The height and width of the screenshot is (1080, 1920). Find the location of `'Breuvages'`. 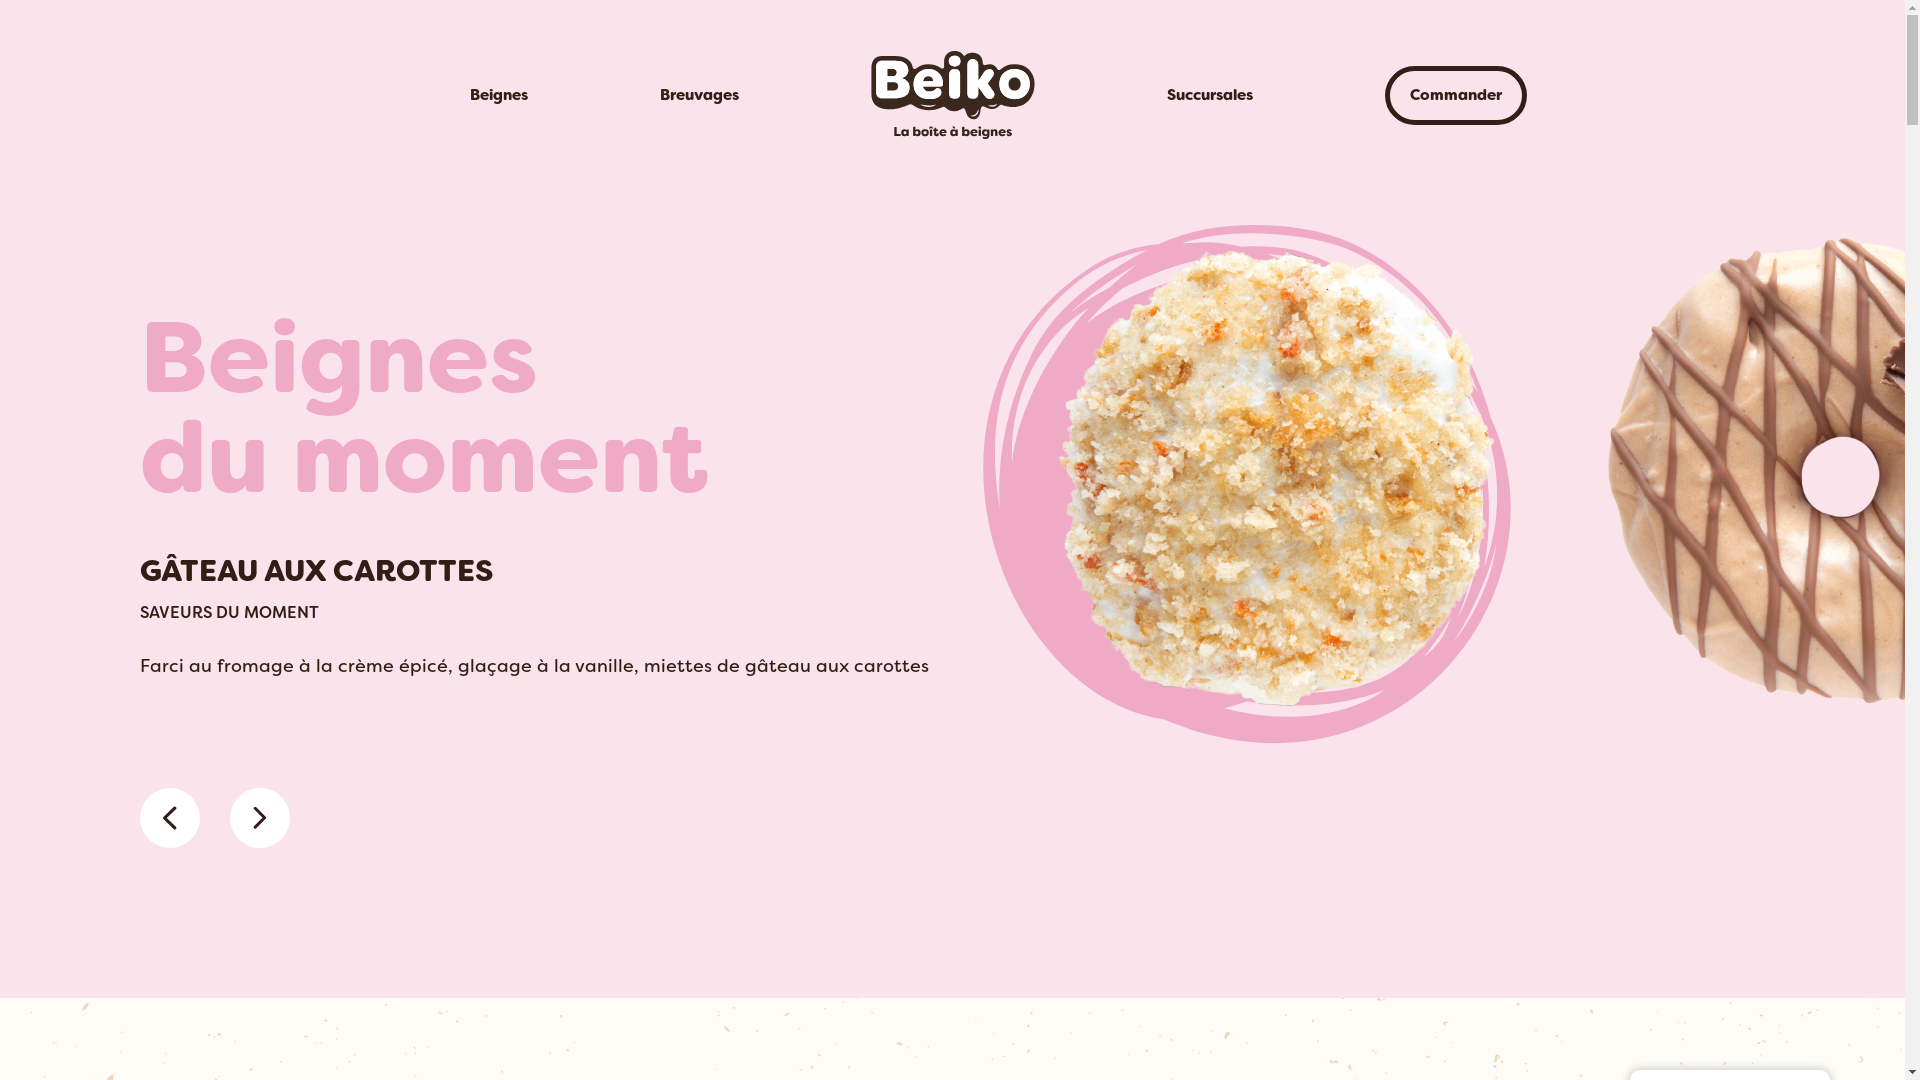

'Breuvages' is located at coordinates (698, 95).